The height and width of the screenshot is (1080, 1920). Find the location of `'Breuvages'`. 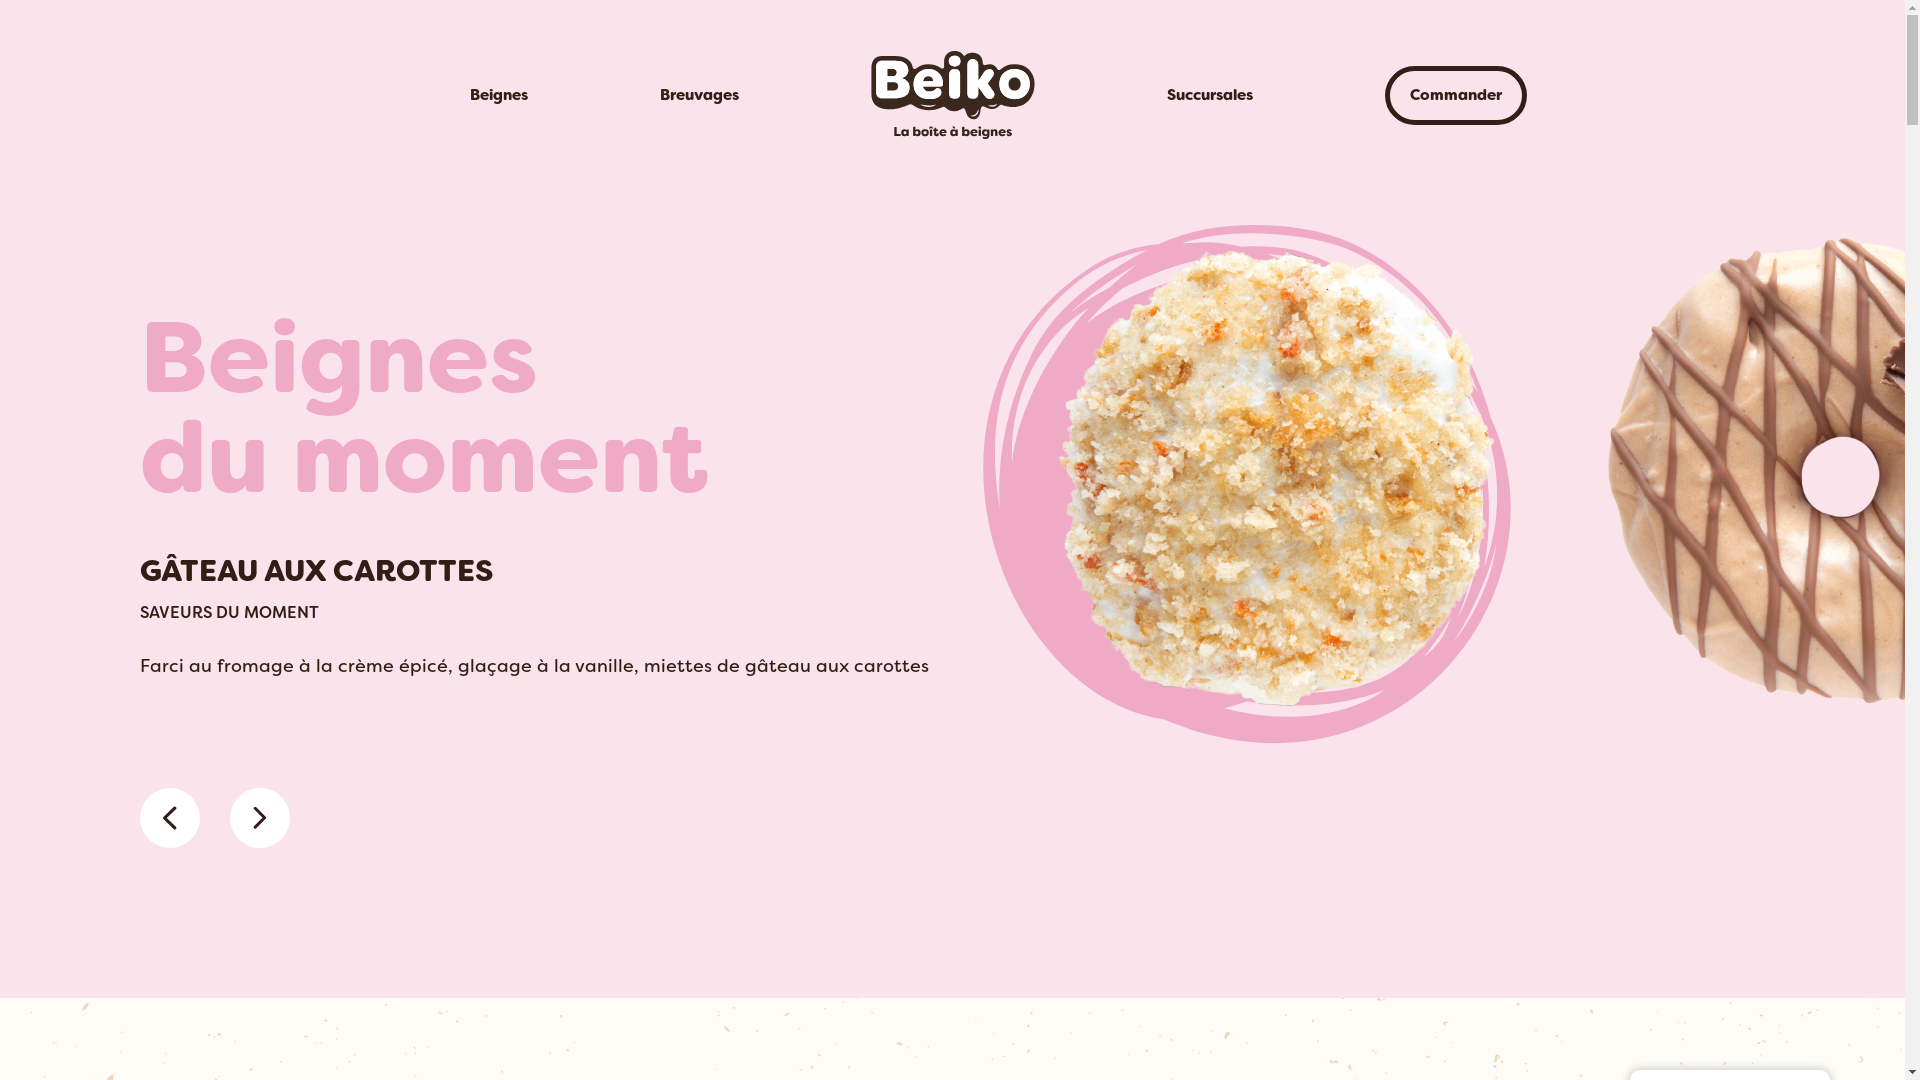

'Breuvages' is located at coordinates (698, 95).